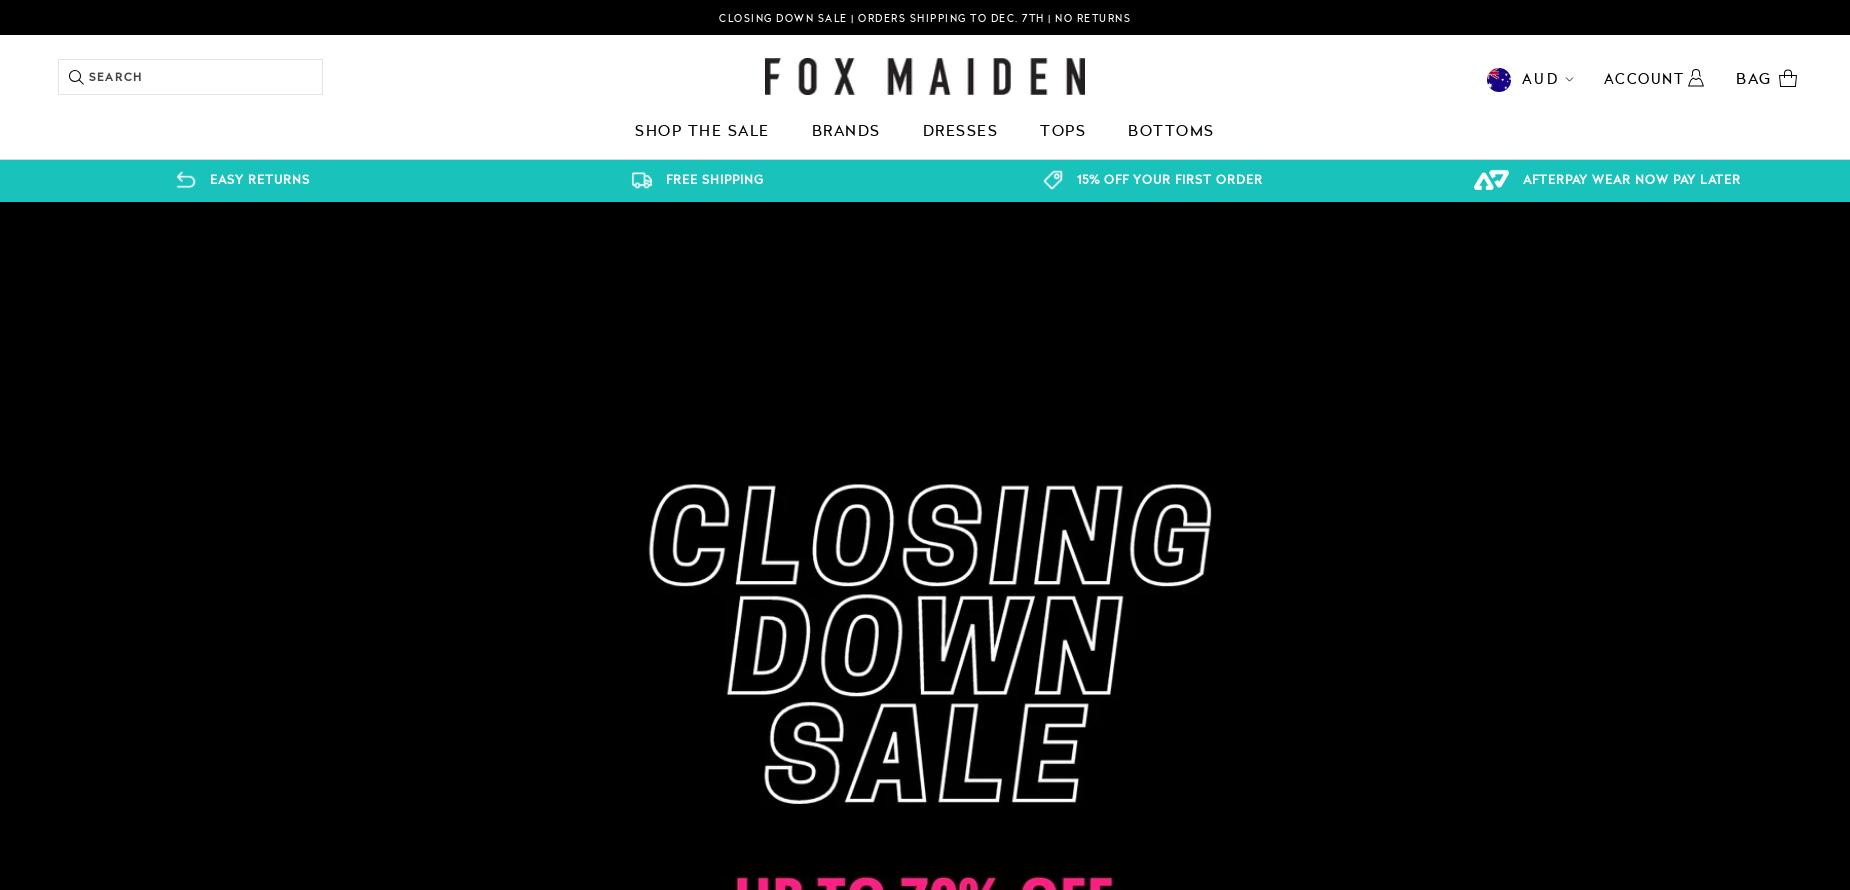 This screenshot has width=1850, height=890. I want to click on 'Pants', so click(250, 252).